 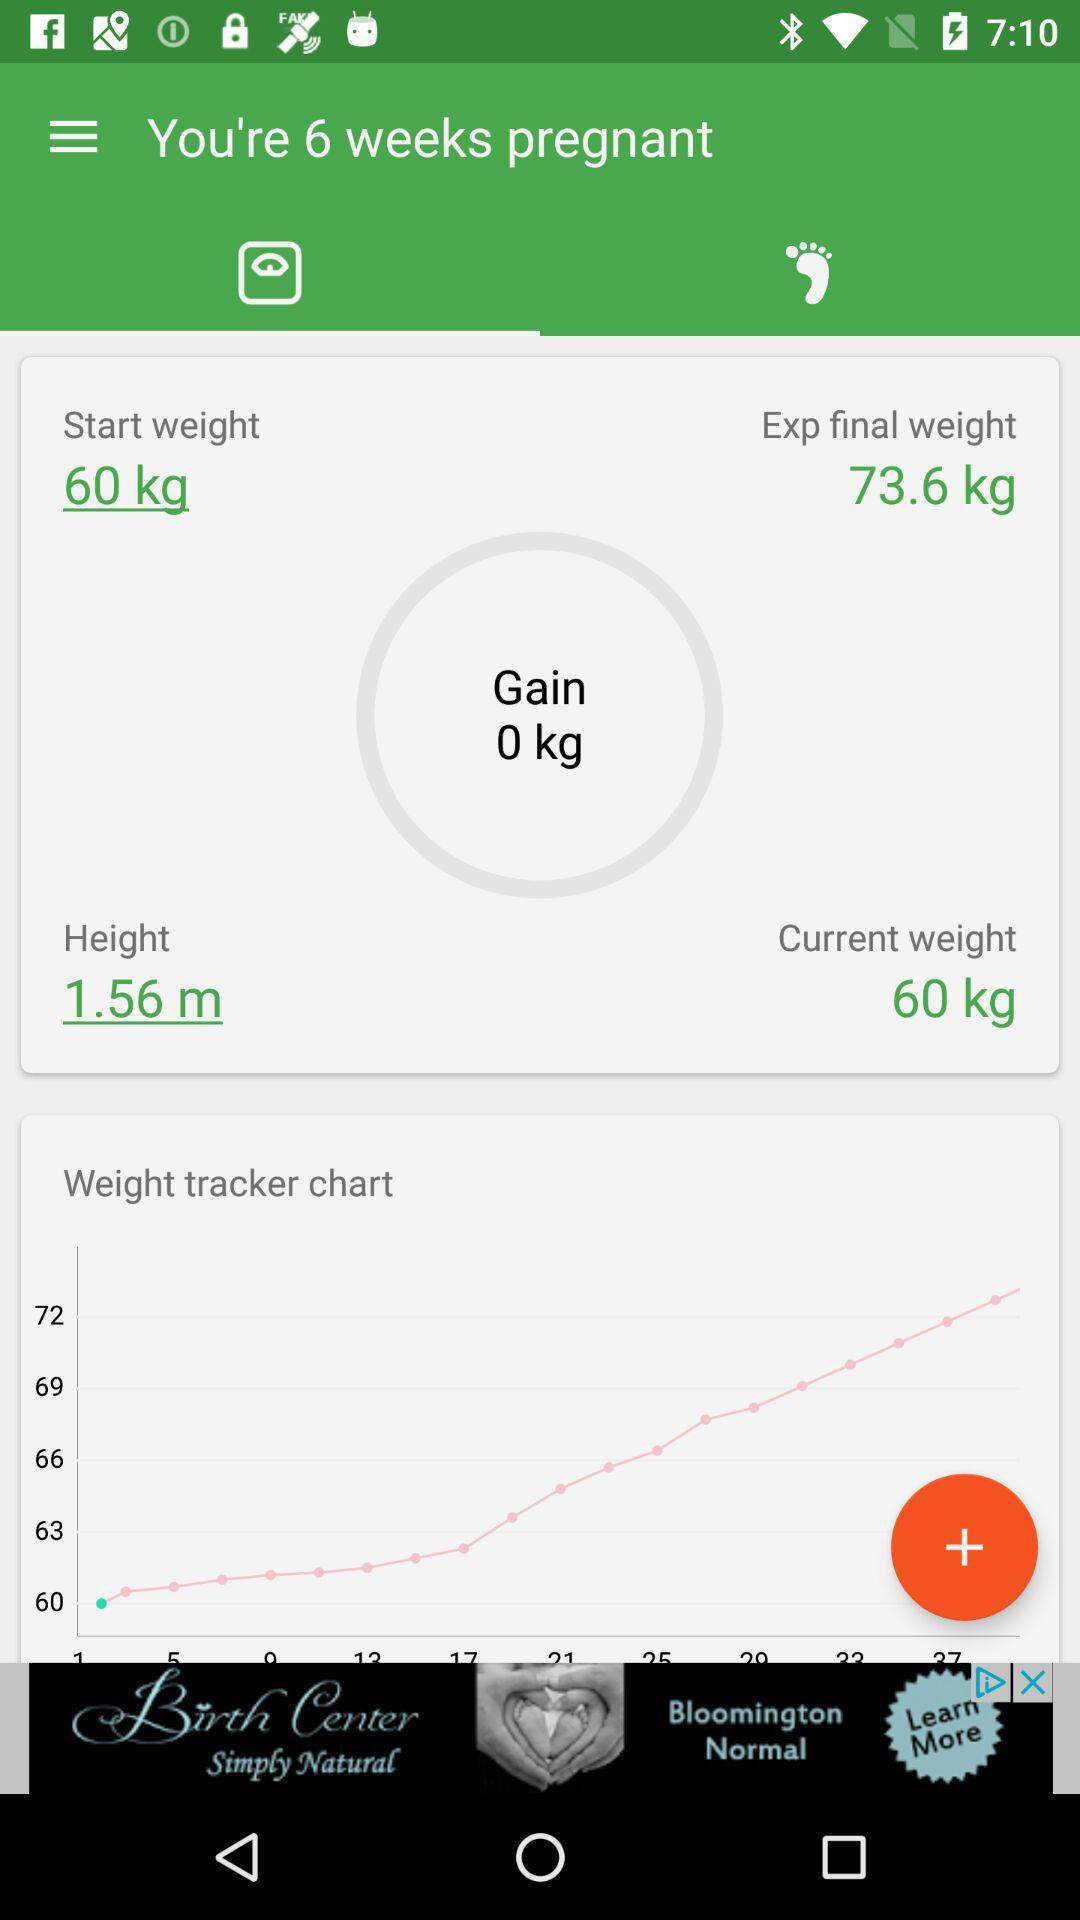 What do you see at coordinates (540, 1727) in the screenshot?
I see `clickable advertisement` at bounding box center [540, 1727].